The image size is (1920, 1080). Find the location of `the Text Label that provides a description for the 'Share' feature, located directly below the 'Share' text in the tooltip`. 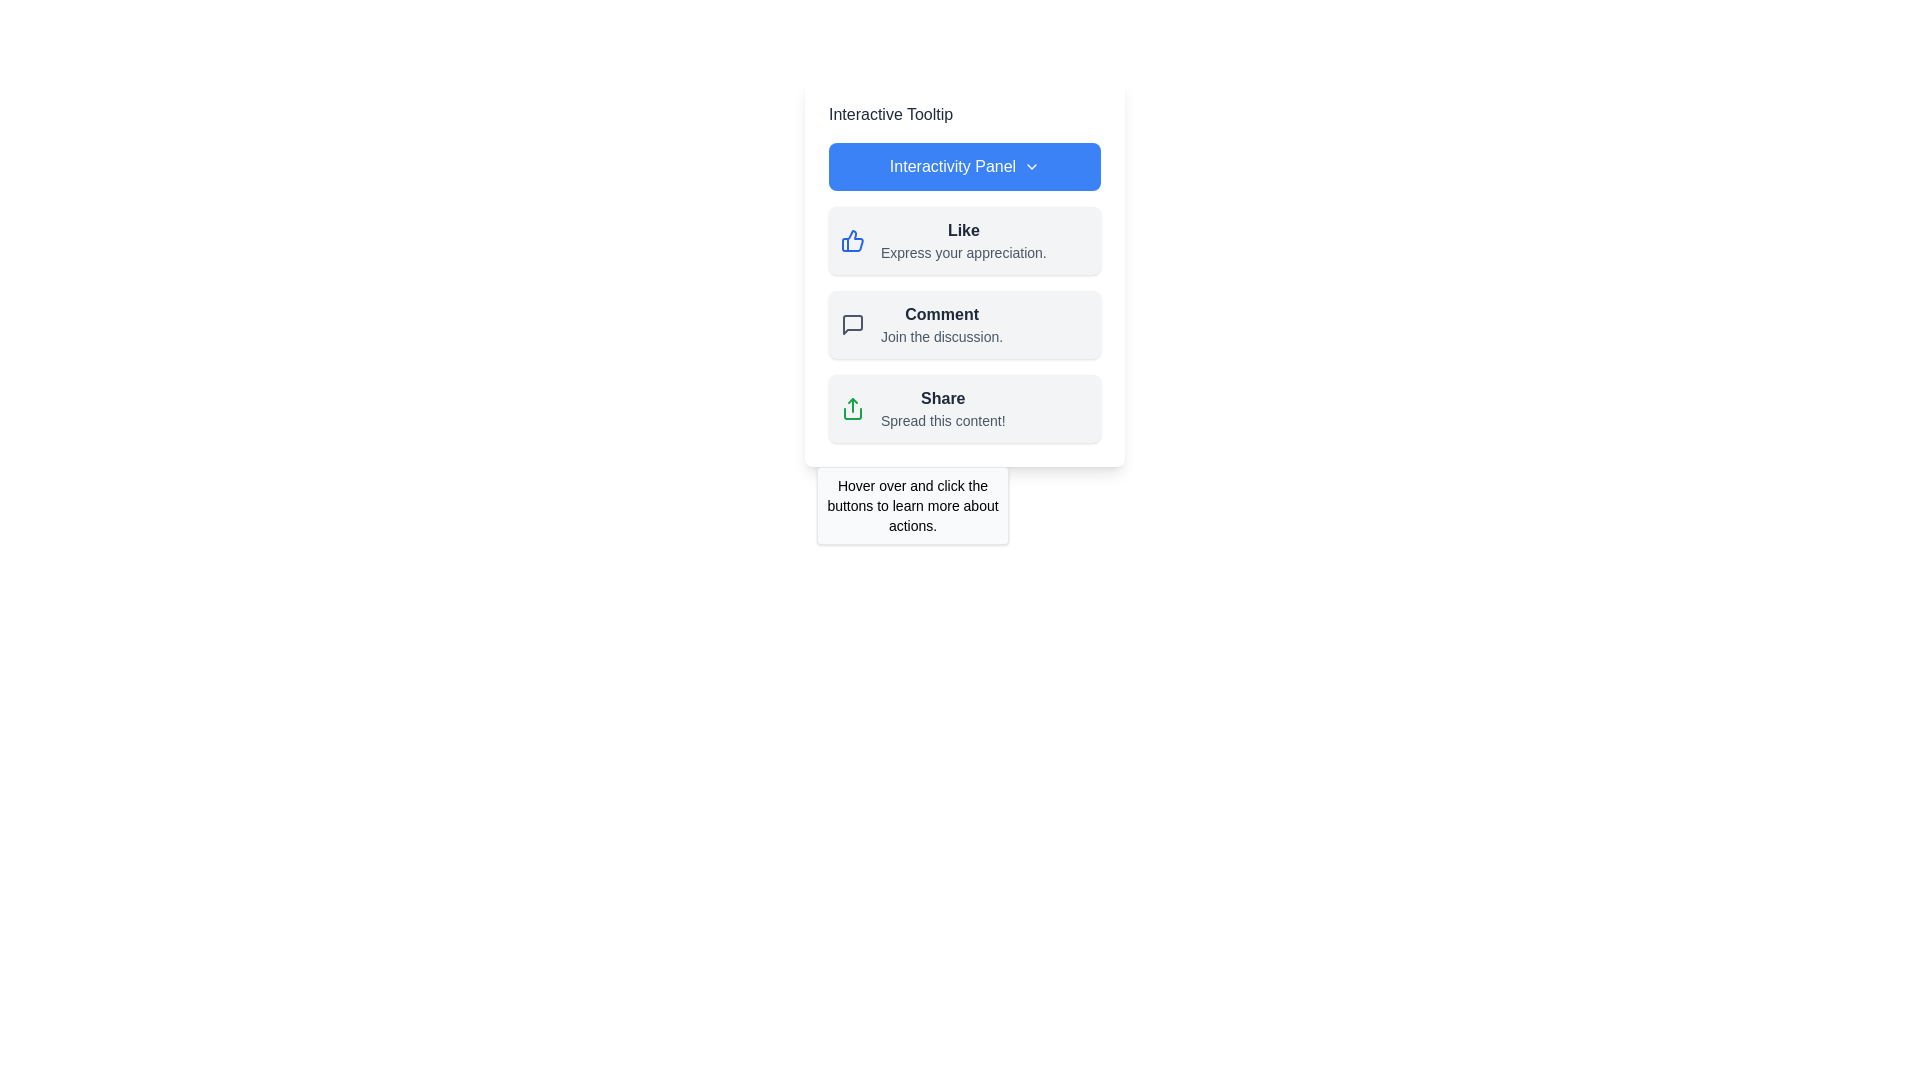

the Text Label that provides a description for the 'Share' feature, located directly below the 'Share' text in the tooltip is located at coordinates (942, 419).